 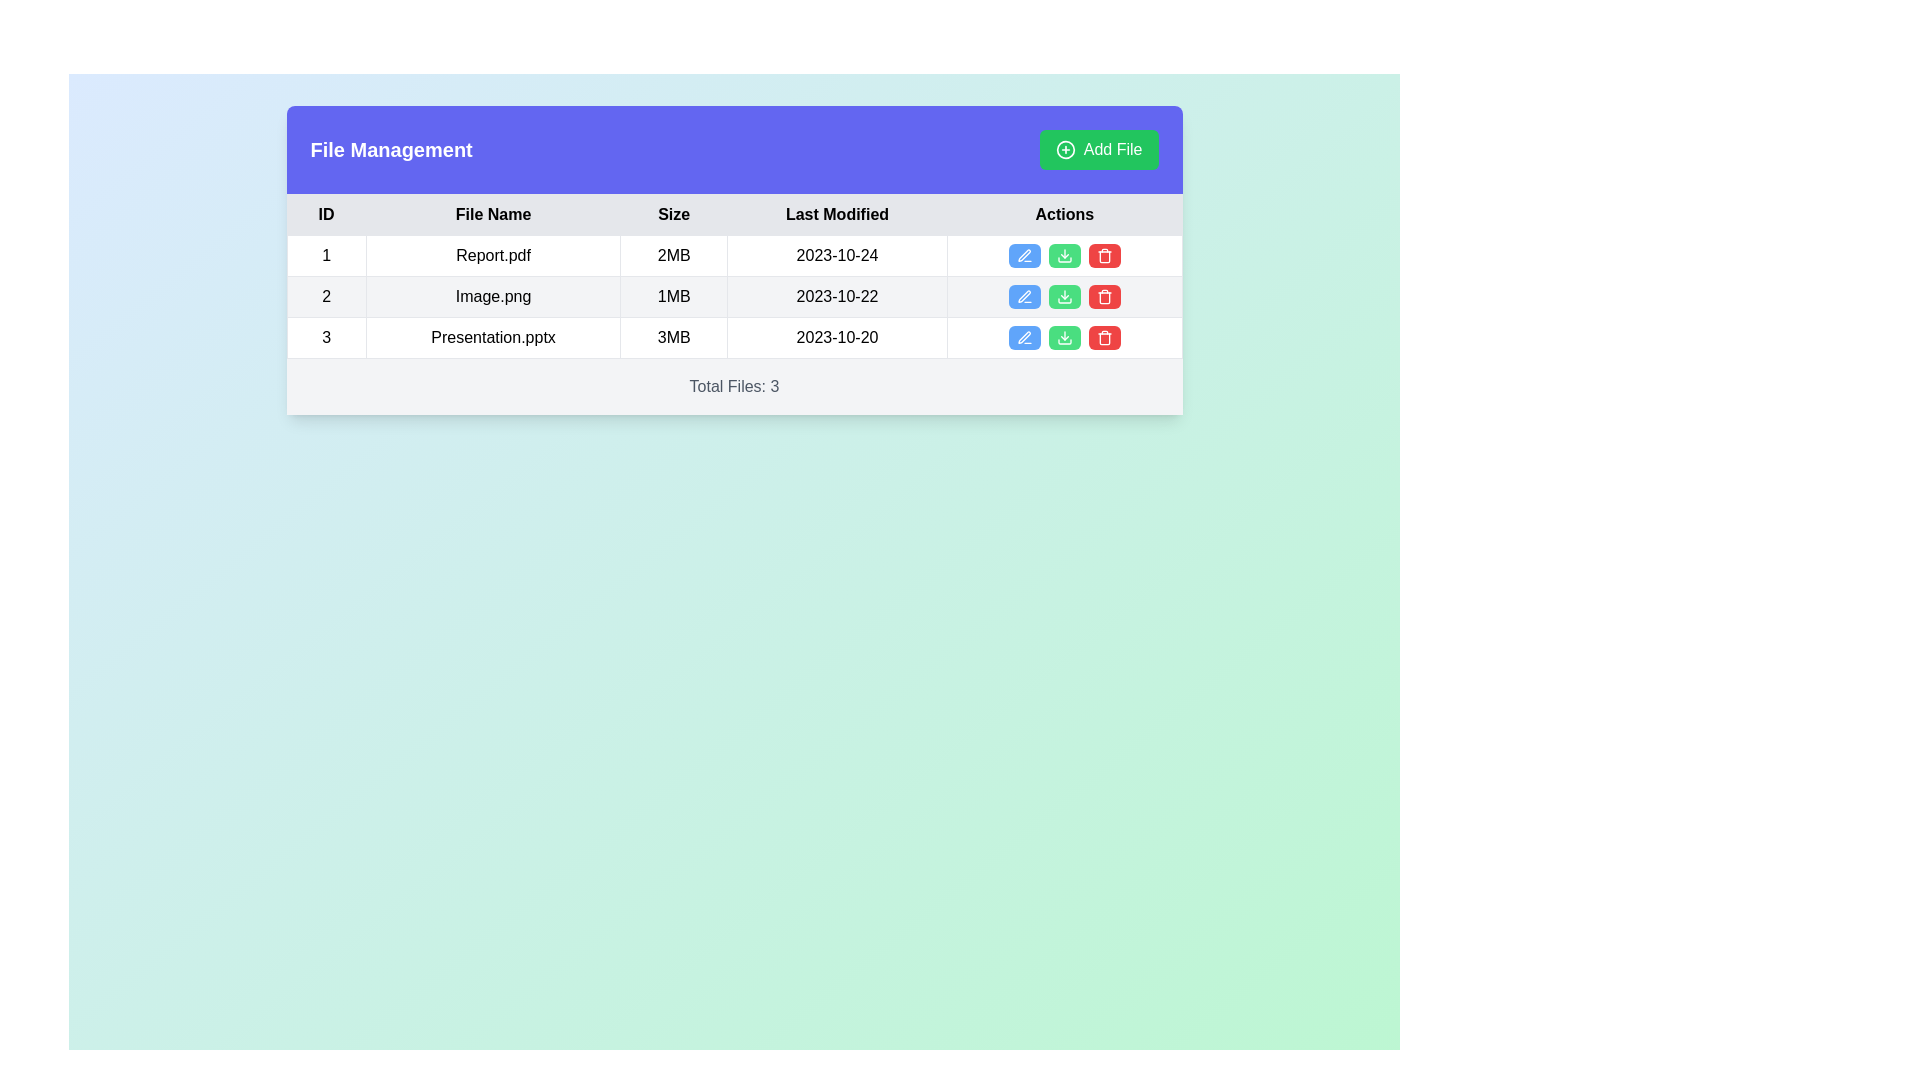 I want to click on the 'Last Modified' table header cell, which is the fourth column in the table header row, positioned between the 'Size' and 'Actions' columns, so click(x=837, y=215).